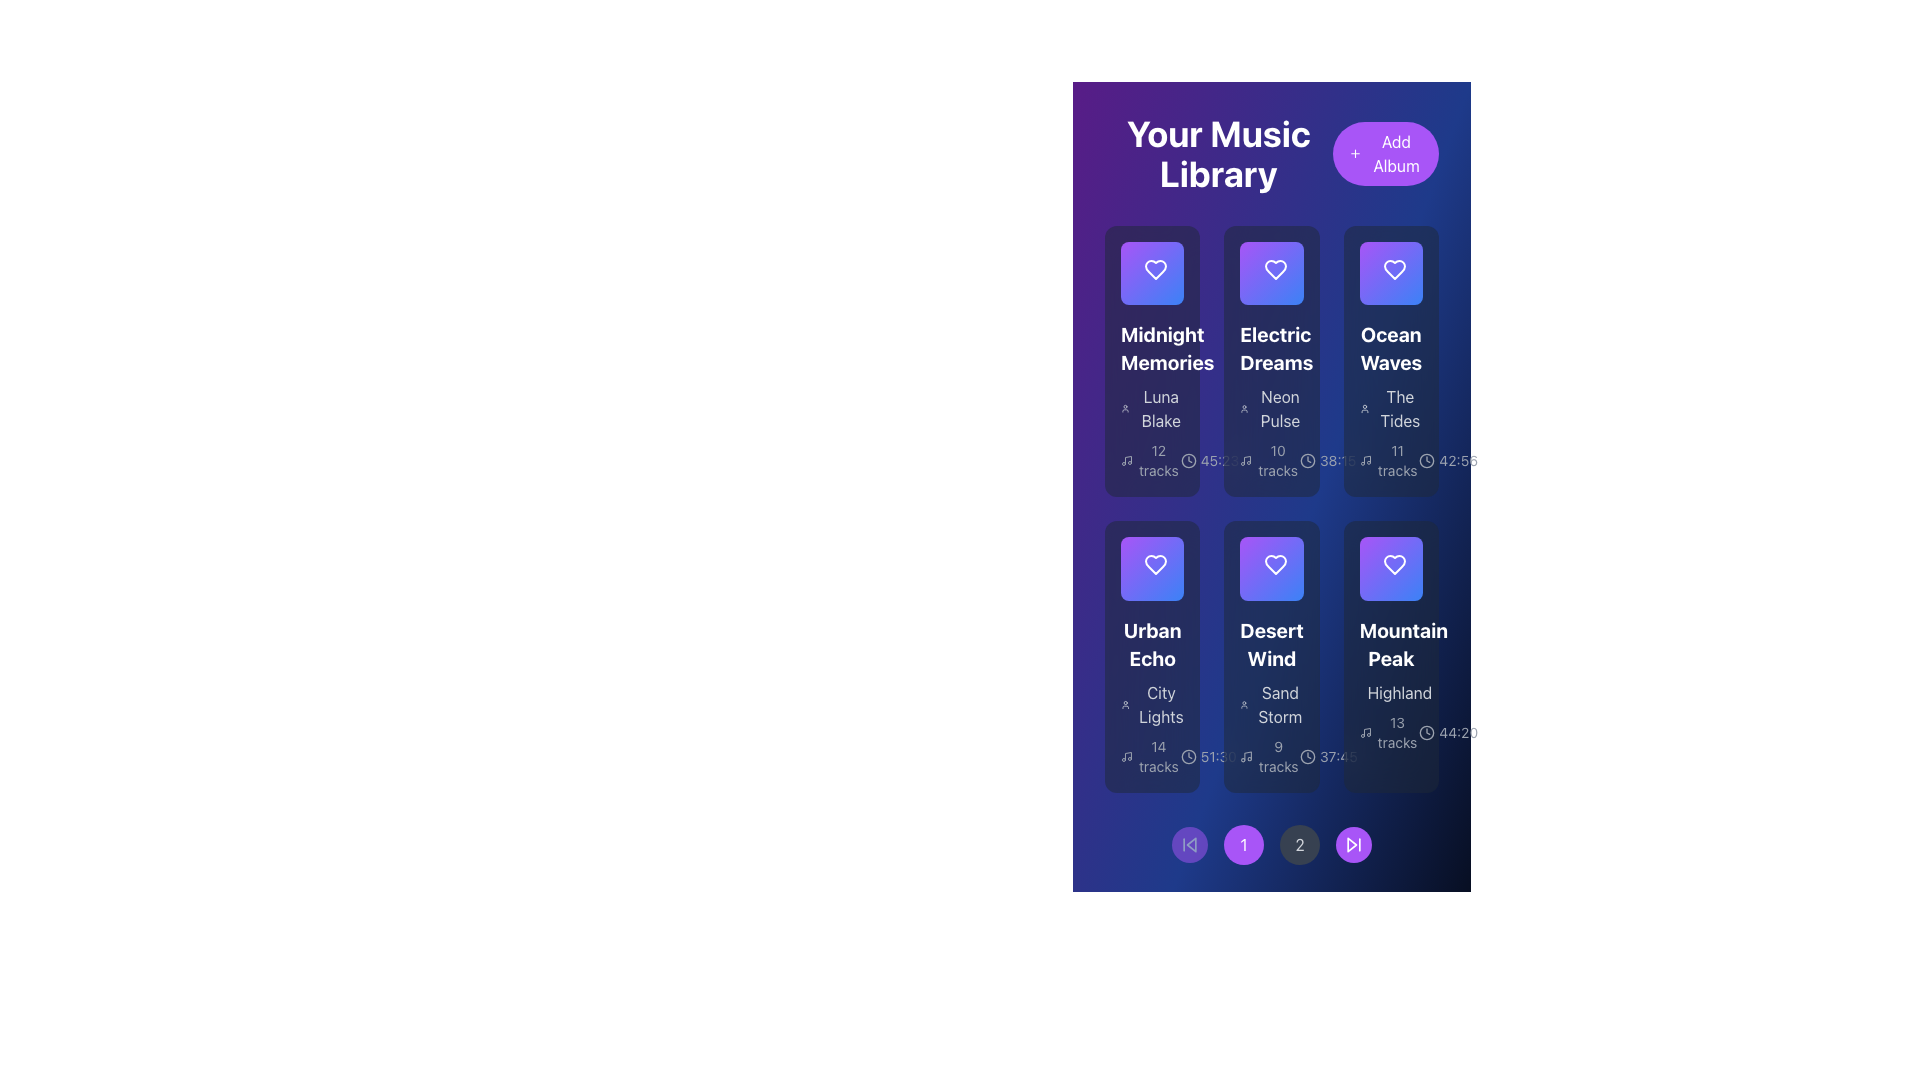 Image resolution: width=1920 pixels, height=1080 pixels. I want to click on text displayed in the Text Label showing '45:23', which is located below the 'Electric Dreams' album card, next to the clock icon in the music library interface, so click(1218, 461).